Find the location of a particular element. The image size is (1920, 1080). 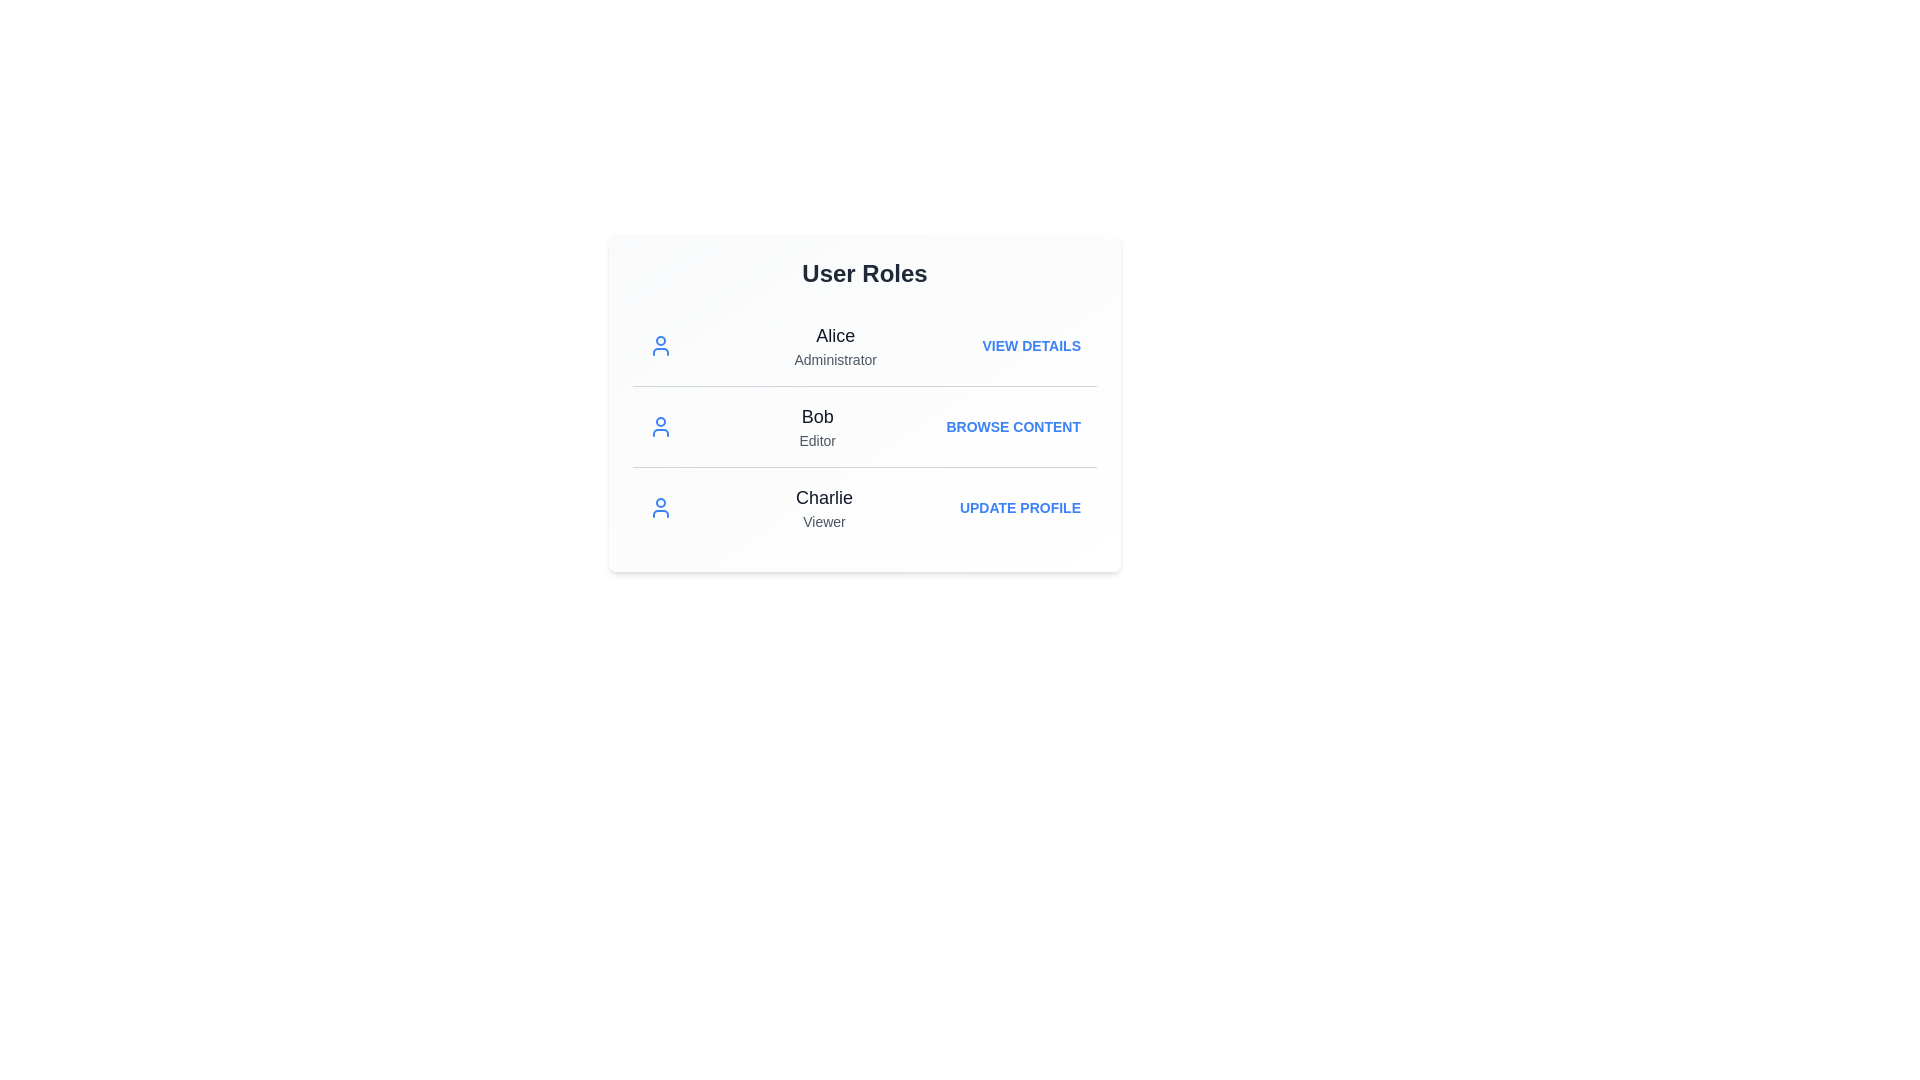

the non-interactive text label providing additional context for the 'Charlie' row under the 'User Roles' header, located below 'Charlie' and to the left of the 'UPDATE PROFILE' link is located at coordinates (824, 520).